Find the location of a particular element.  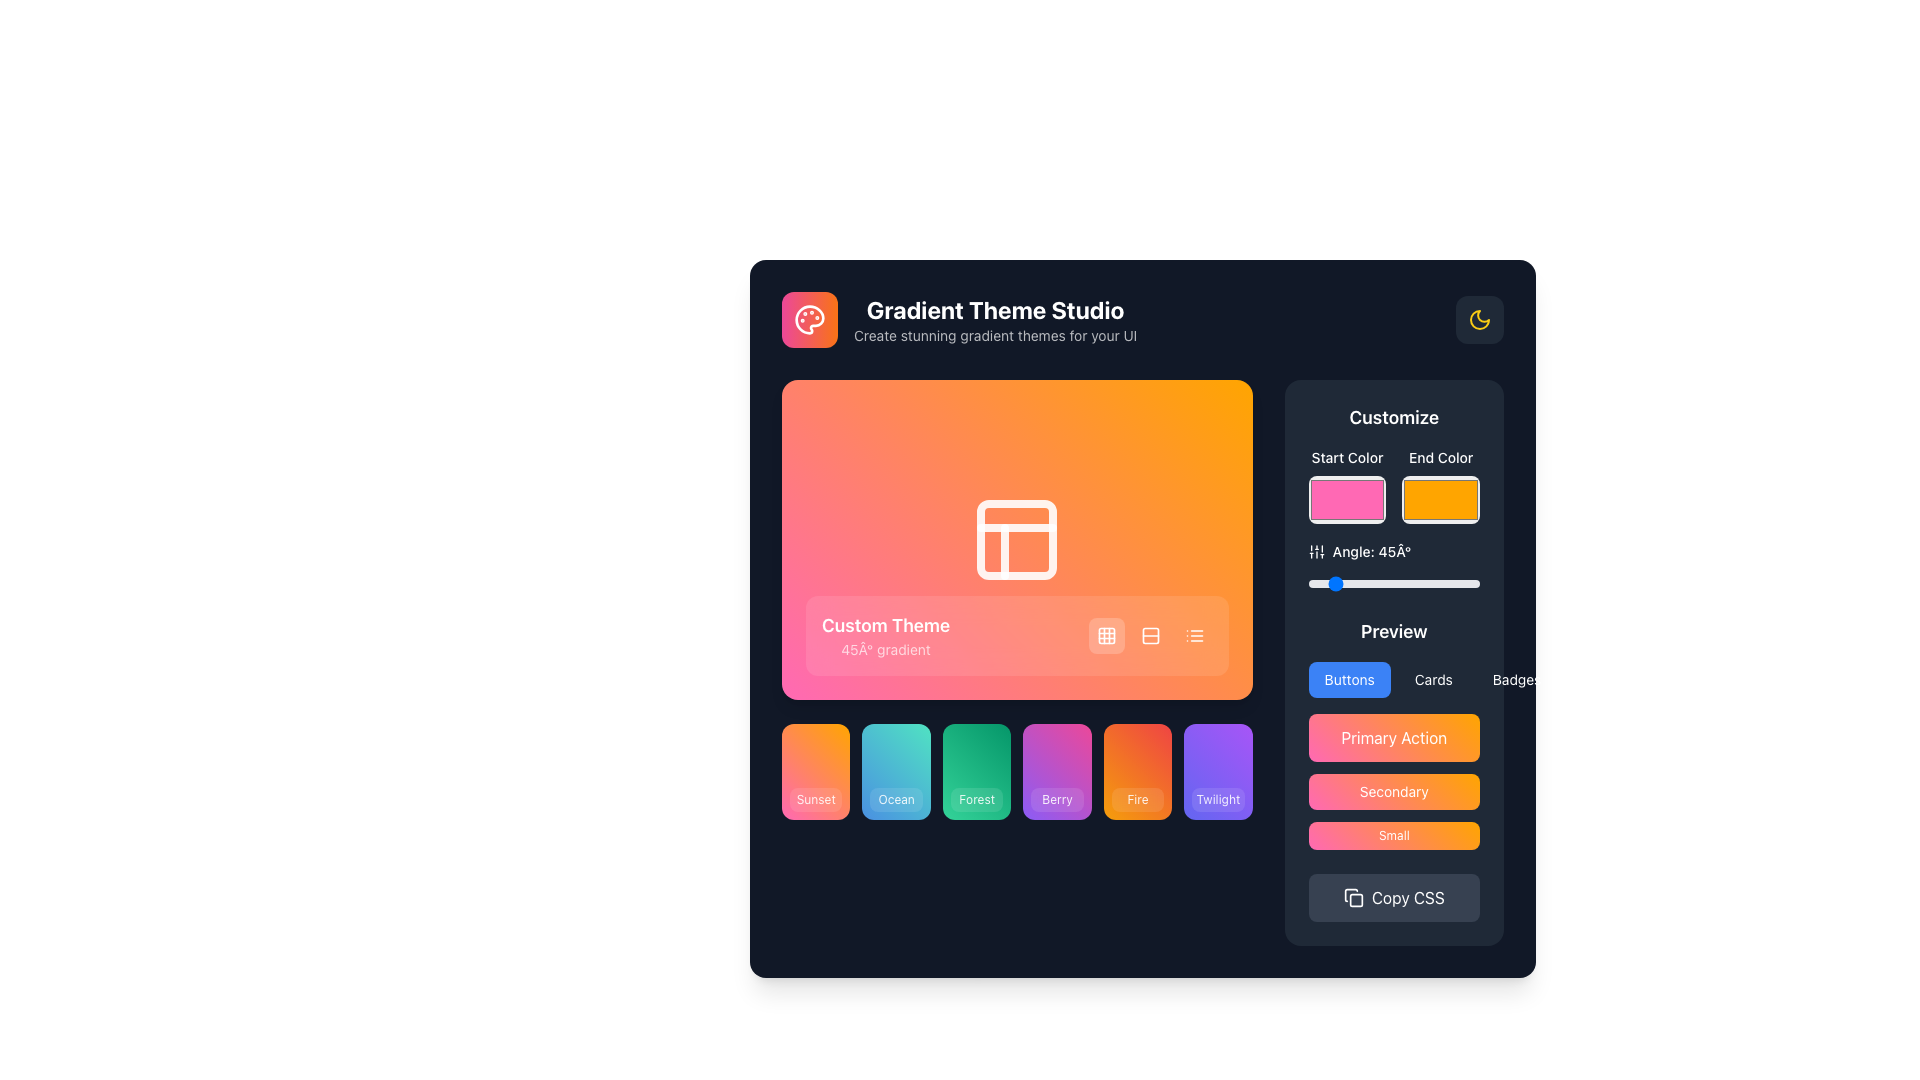

the leftmost button labeled 'Buttons' in the group of three buttons located below the 'Preview' section is located at coordinates (1348, 678).